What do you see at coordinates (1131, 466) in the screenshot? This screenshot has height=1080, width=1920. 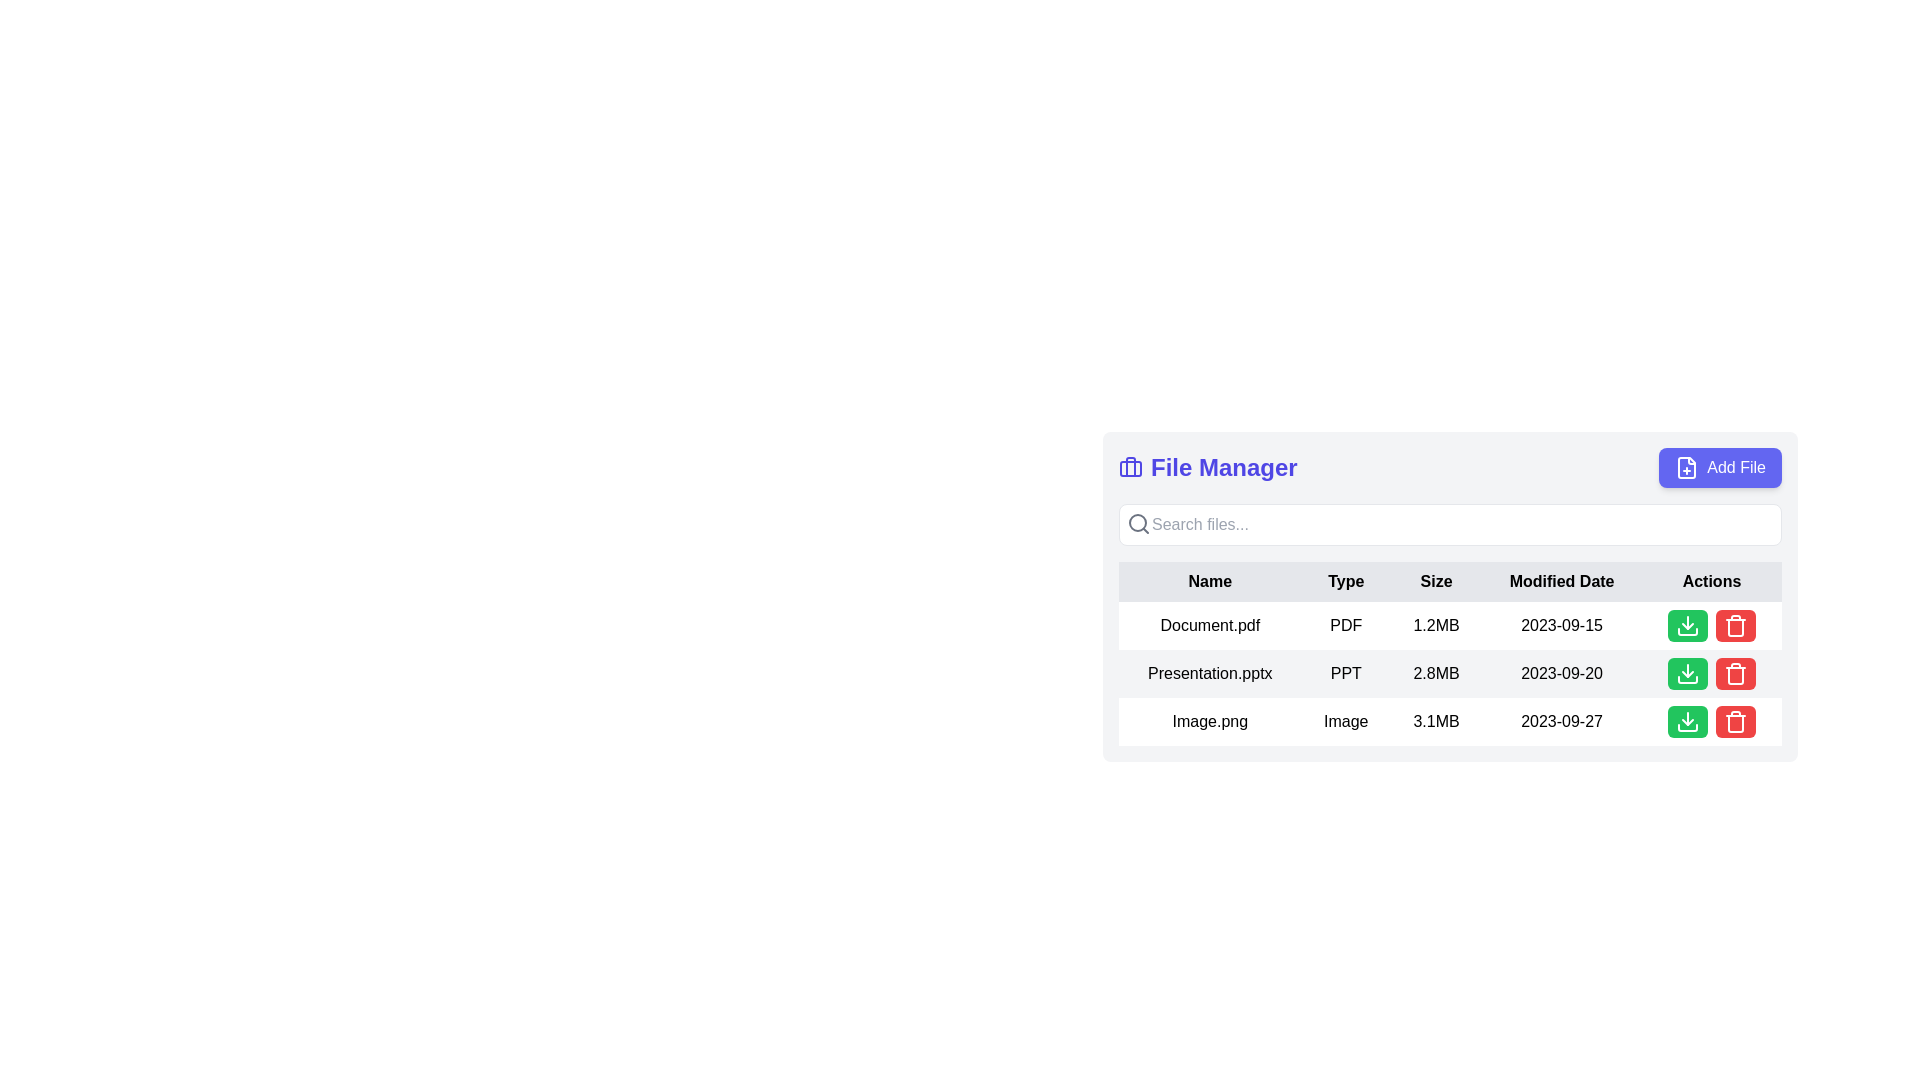 I see `the left segment of the briefcase icon, which is a vertical rectangle forming the handle of the icon located in the upper left corner of the sidebar` at bounding box center [1131, 466].